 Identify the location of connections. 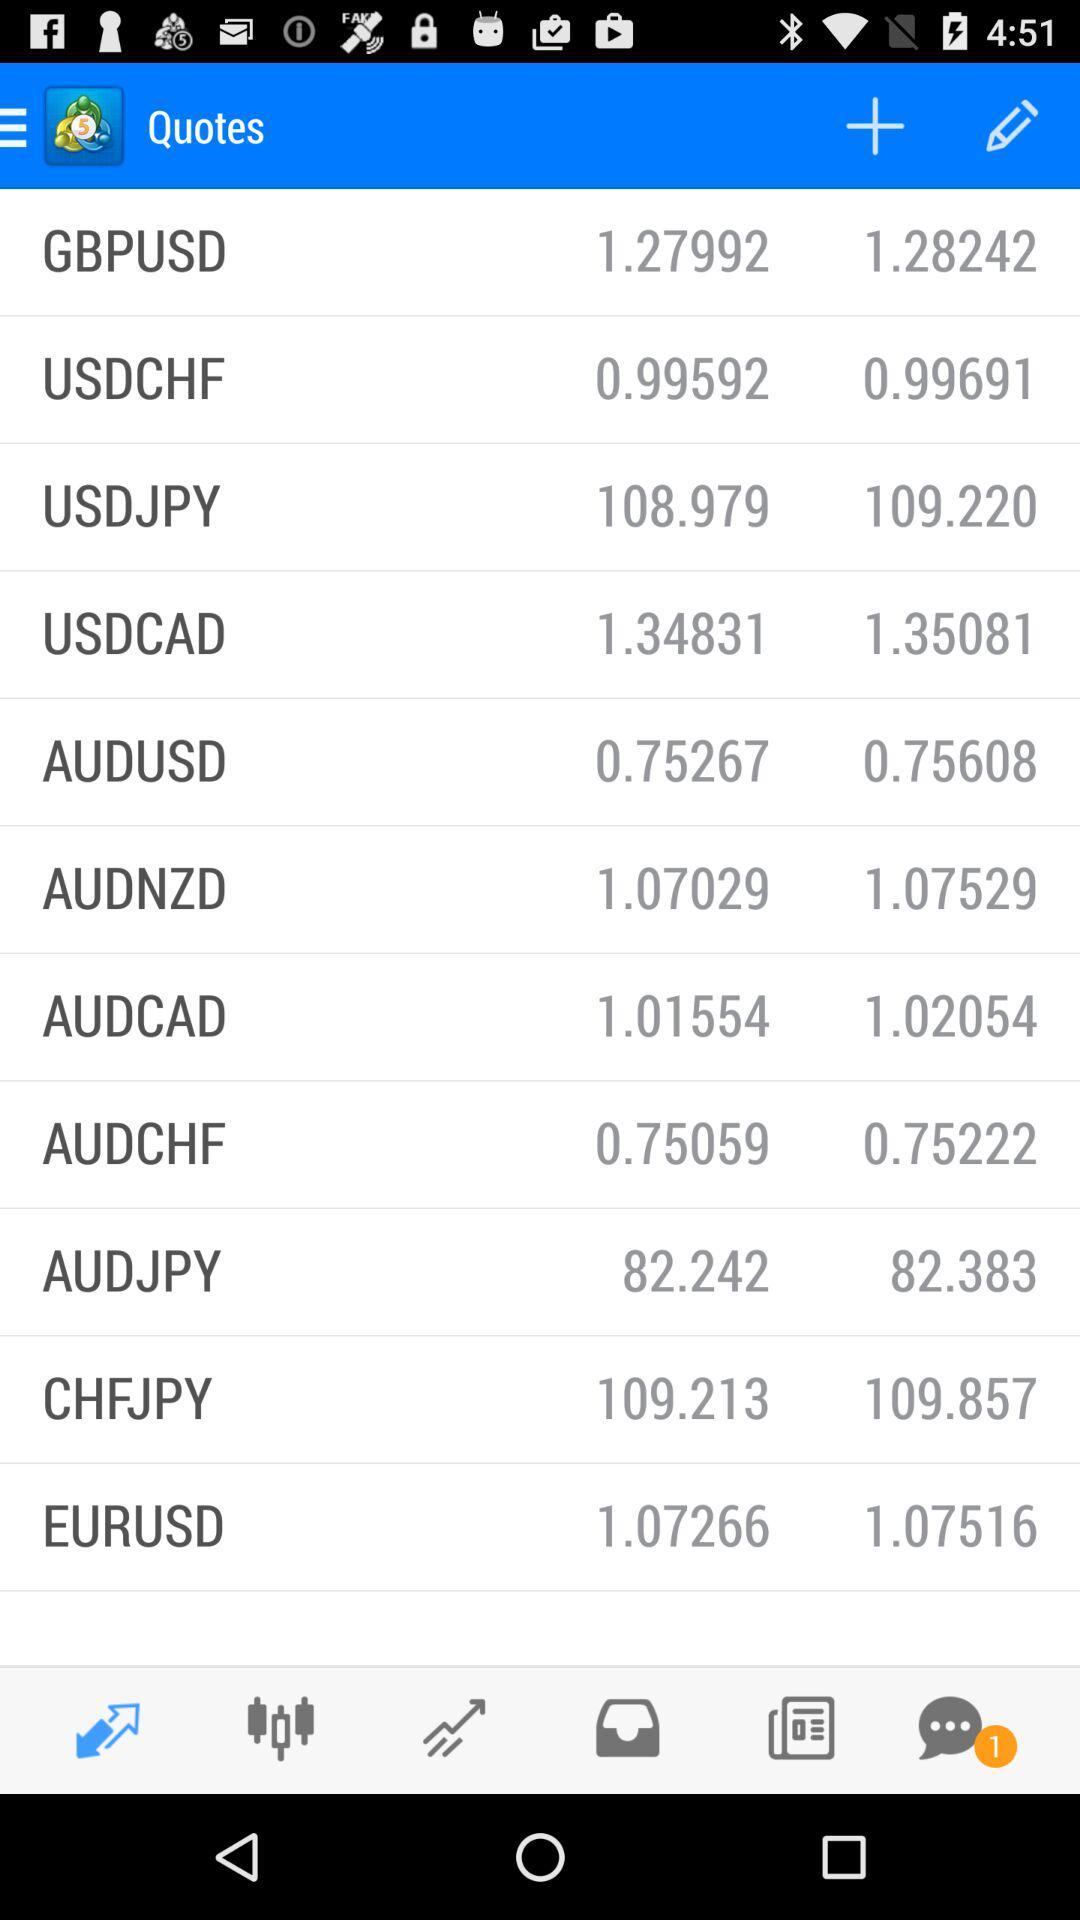
(280, 1727).